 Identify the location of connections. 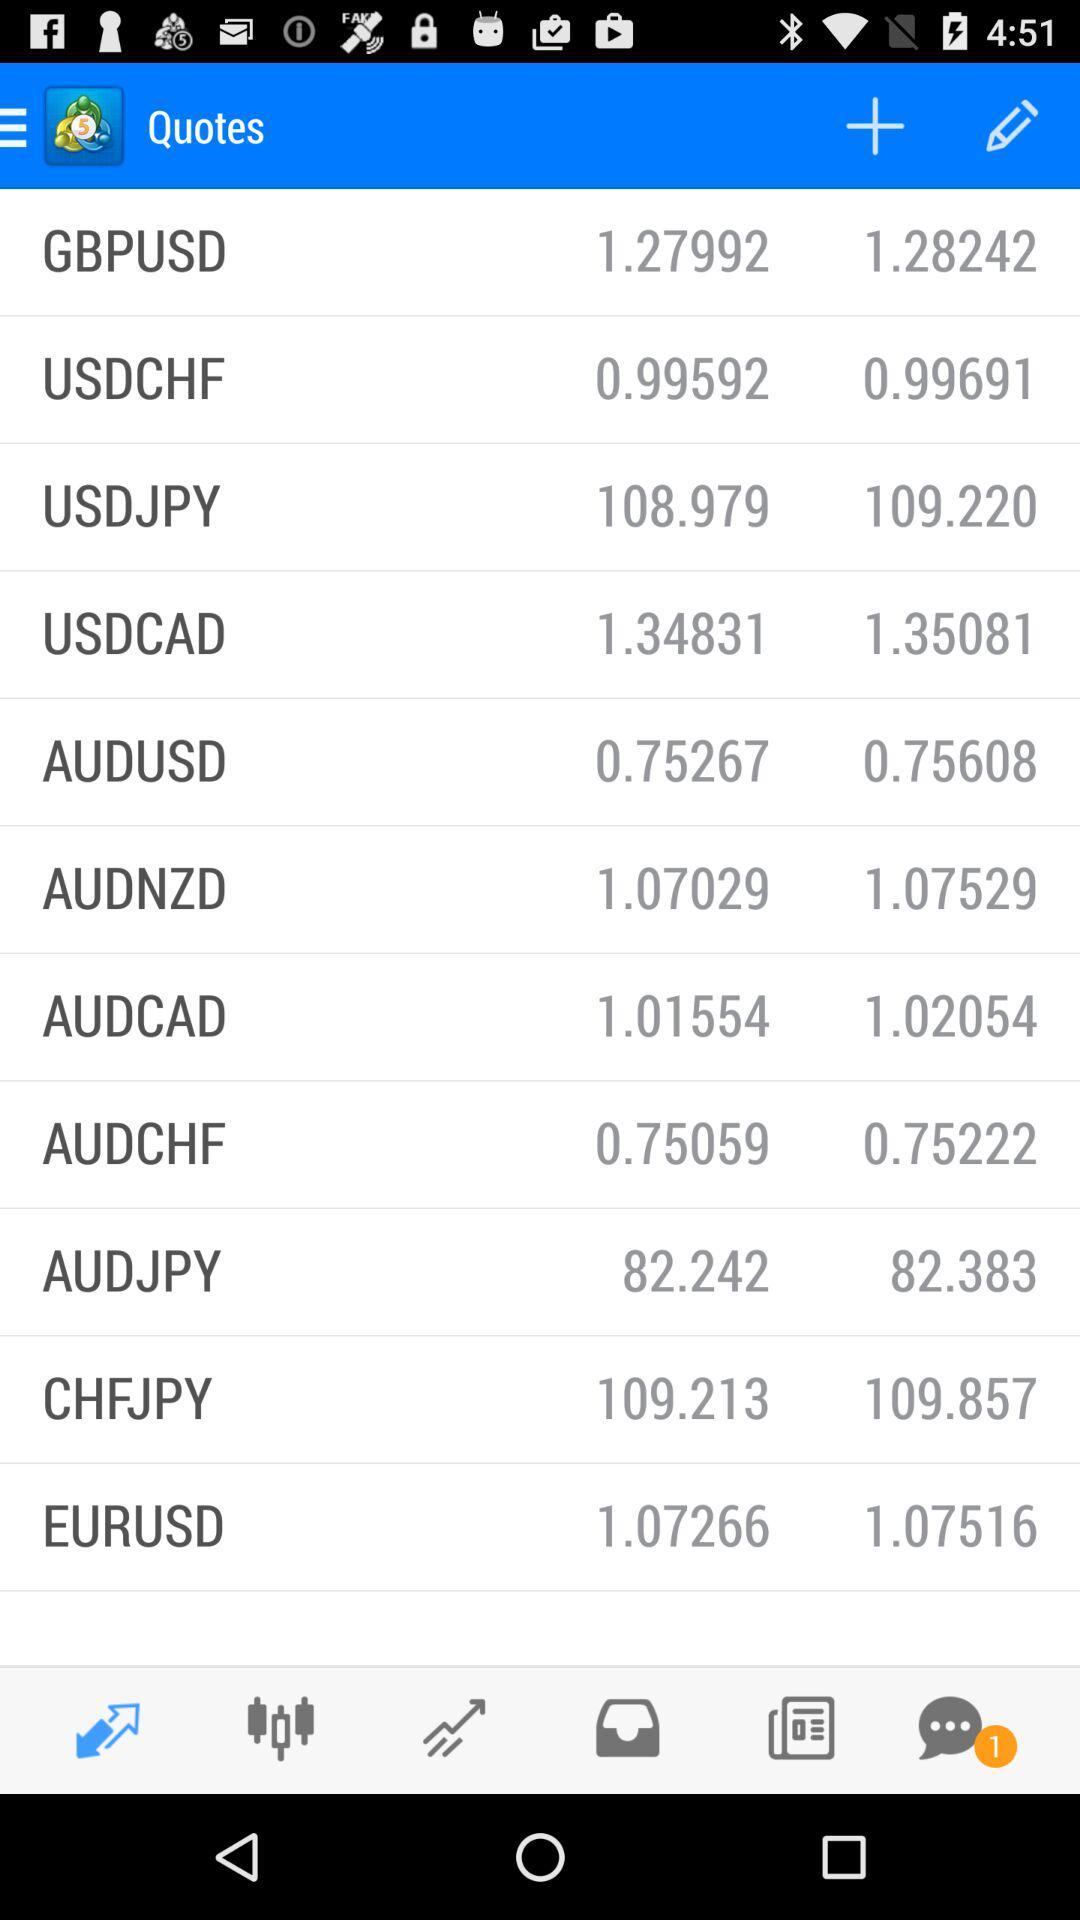
(280, 1727).